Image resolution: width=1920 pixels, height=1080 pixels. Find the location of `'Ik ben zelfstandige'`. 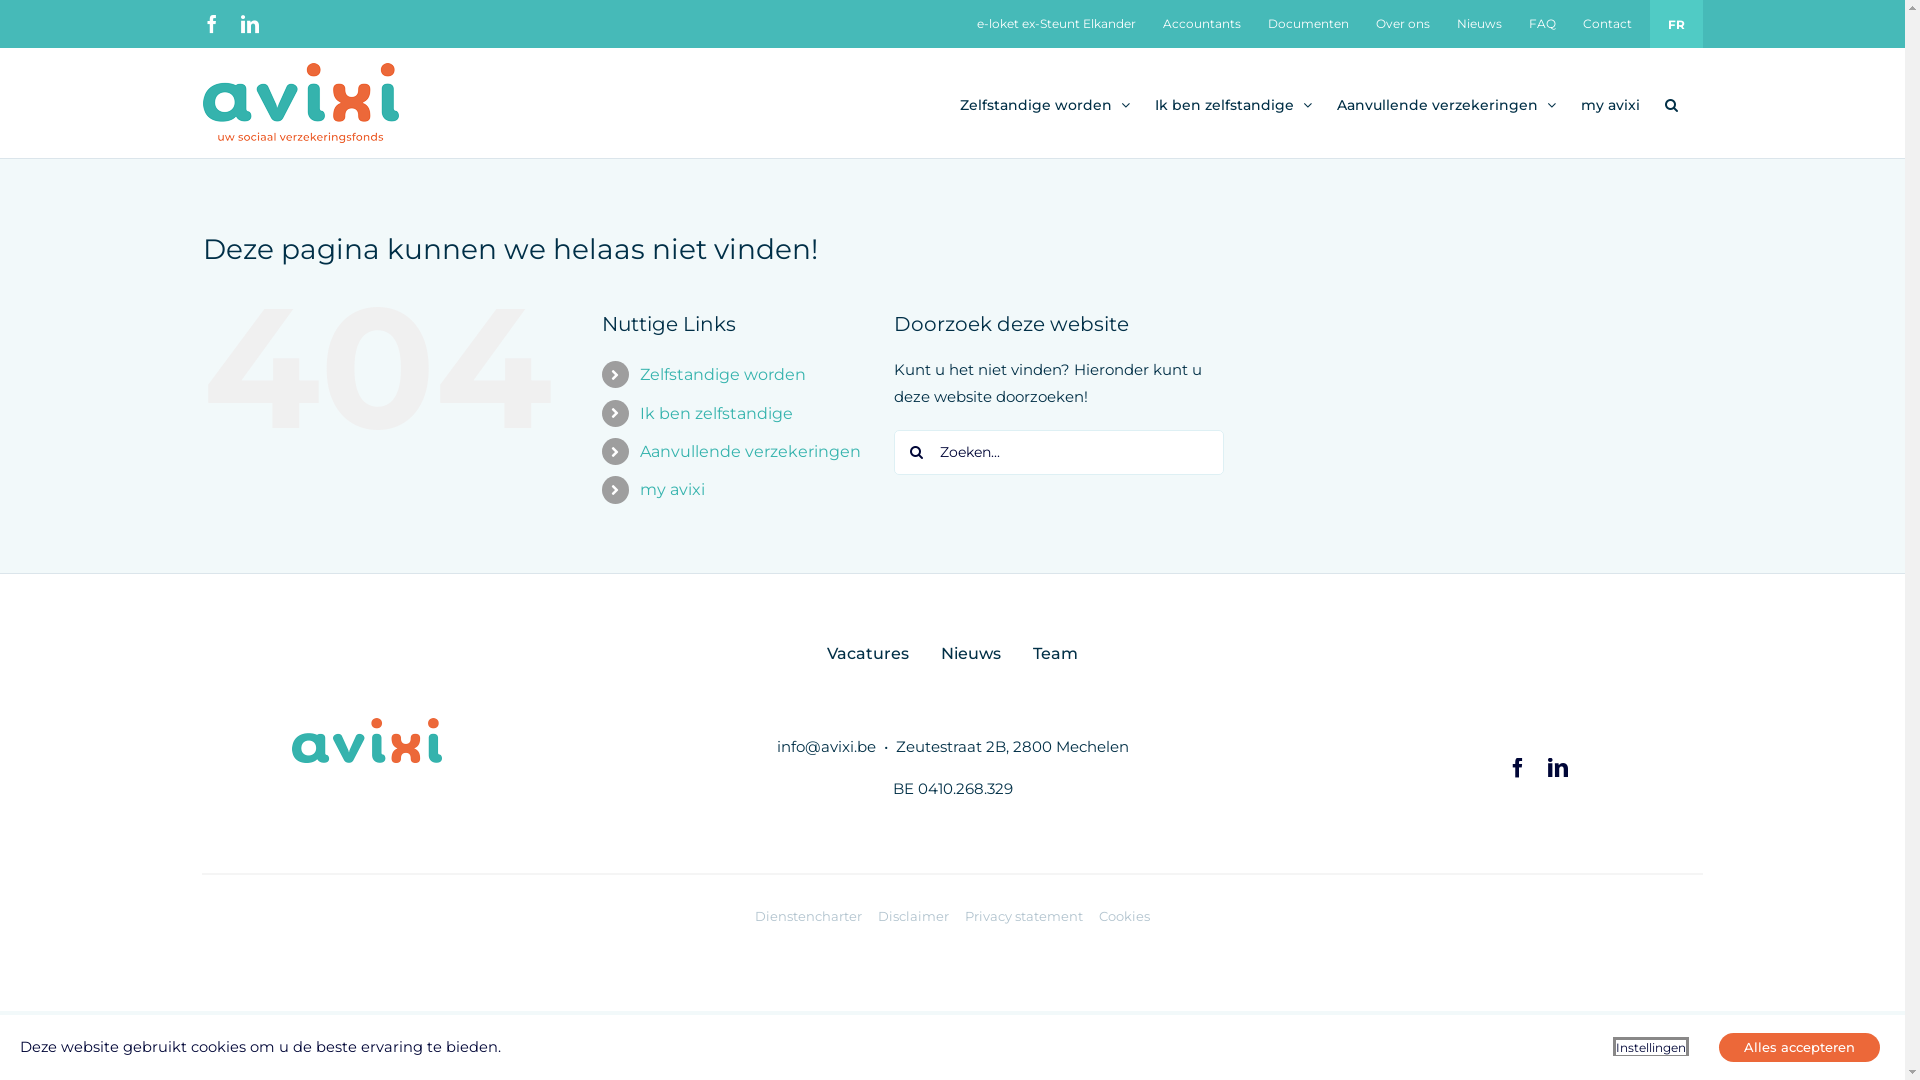

'Ik ben zelfstandige' is located at coordinates (1231, 103).